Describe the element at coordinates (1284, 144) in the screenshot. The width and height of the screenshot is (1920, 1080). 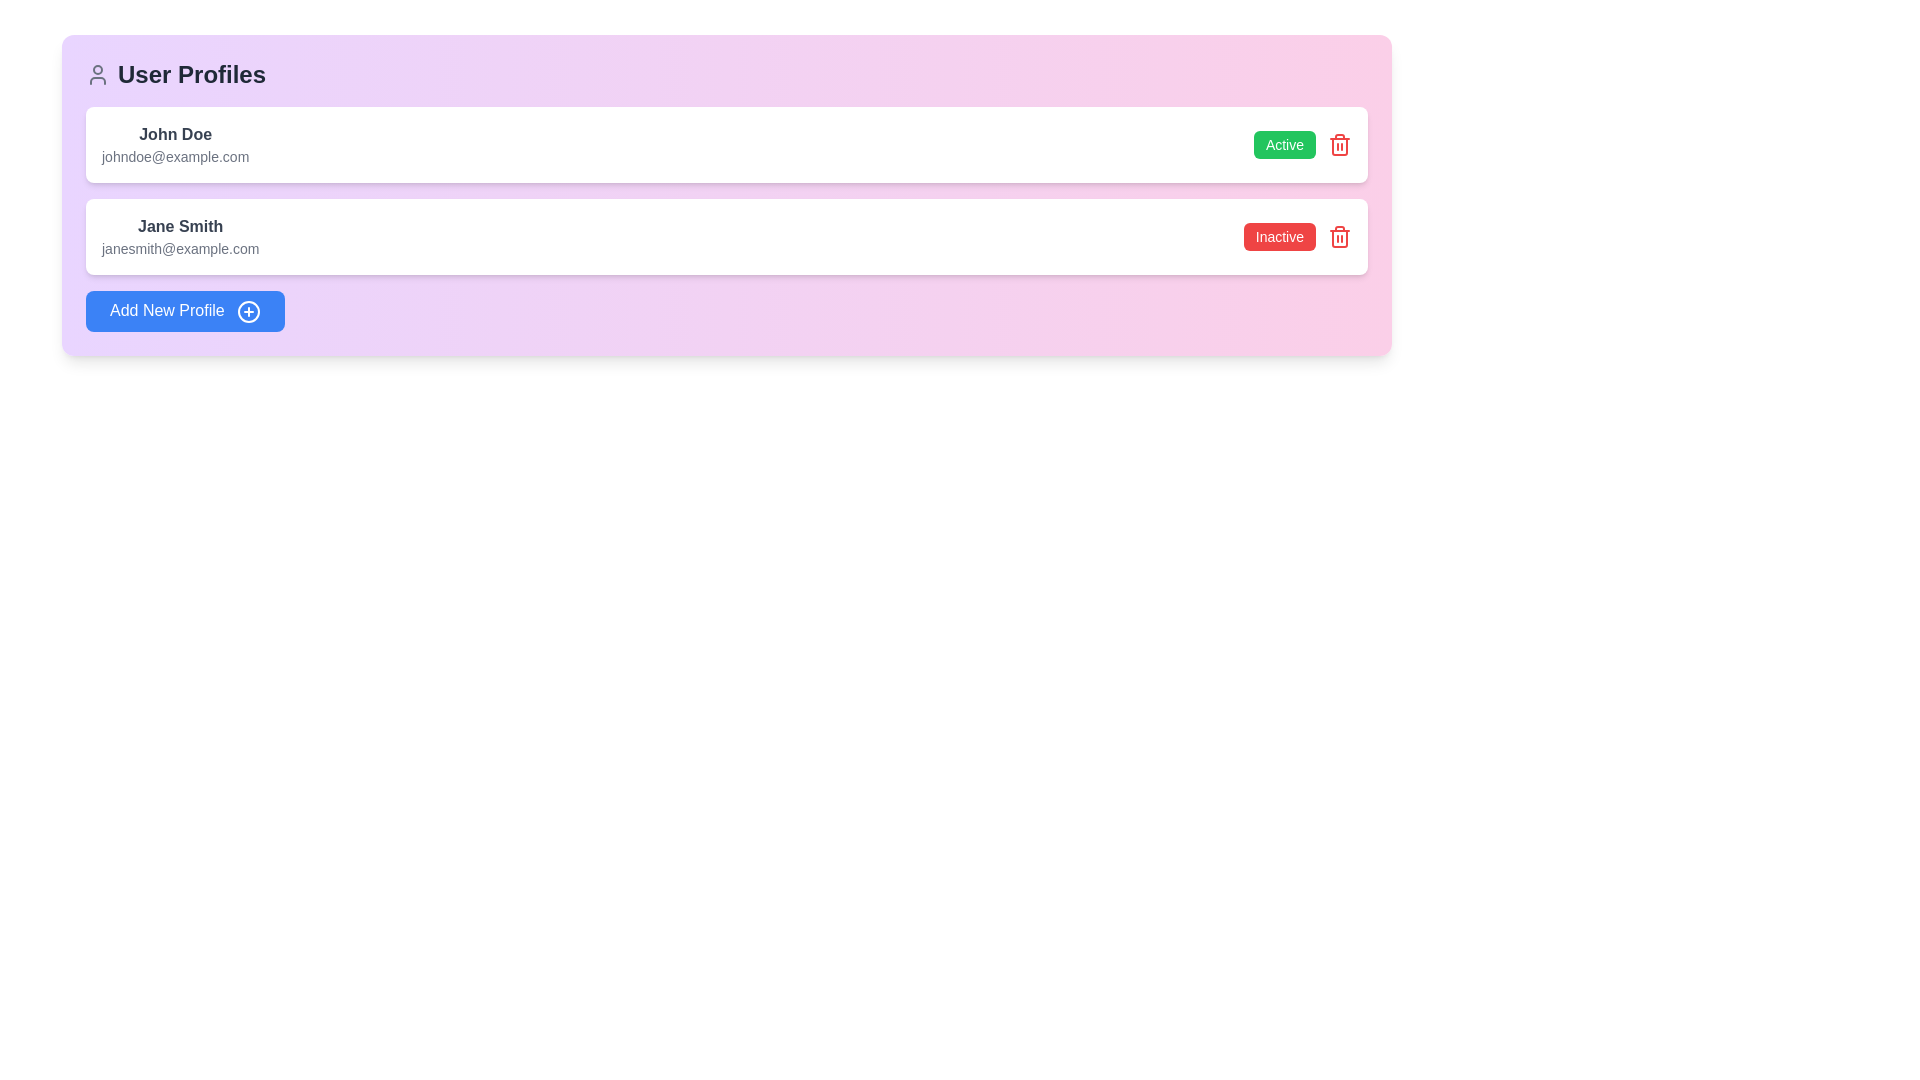
I see `the green pill-shaped button labeled 'Active' located in the top-right section of the first user profile entry within the 'User Profiles' panel for keyboard interaction` at that location.